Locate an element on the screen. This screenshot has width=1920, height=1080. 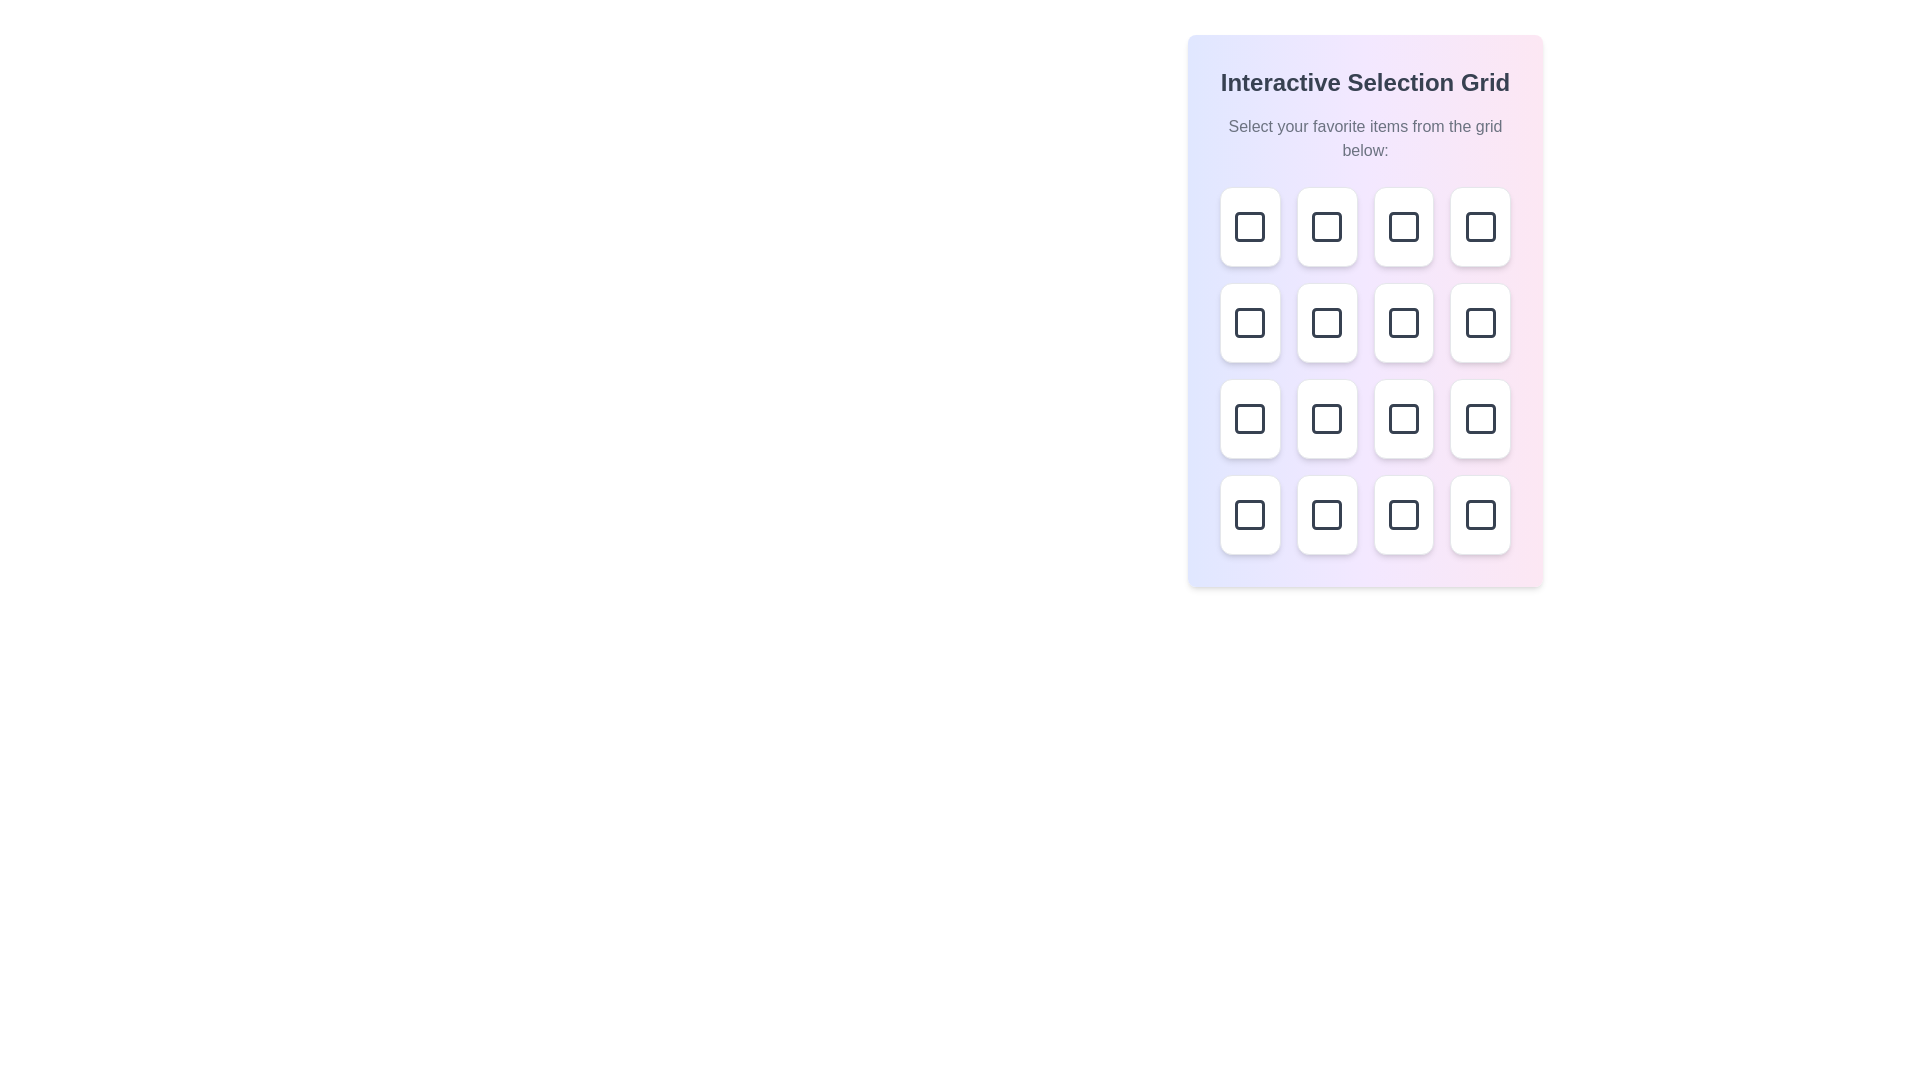
the graphical placeholder in the second row and second column of the 'Interactive Selection Grid' to make a selection is located at coordinates (1402, 226).